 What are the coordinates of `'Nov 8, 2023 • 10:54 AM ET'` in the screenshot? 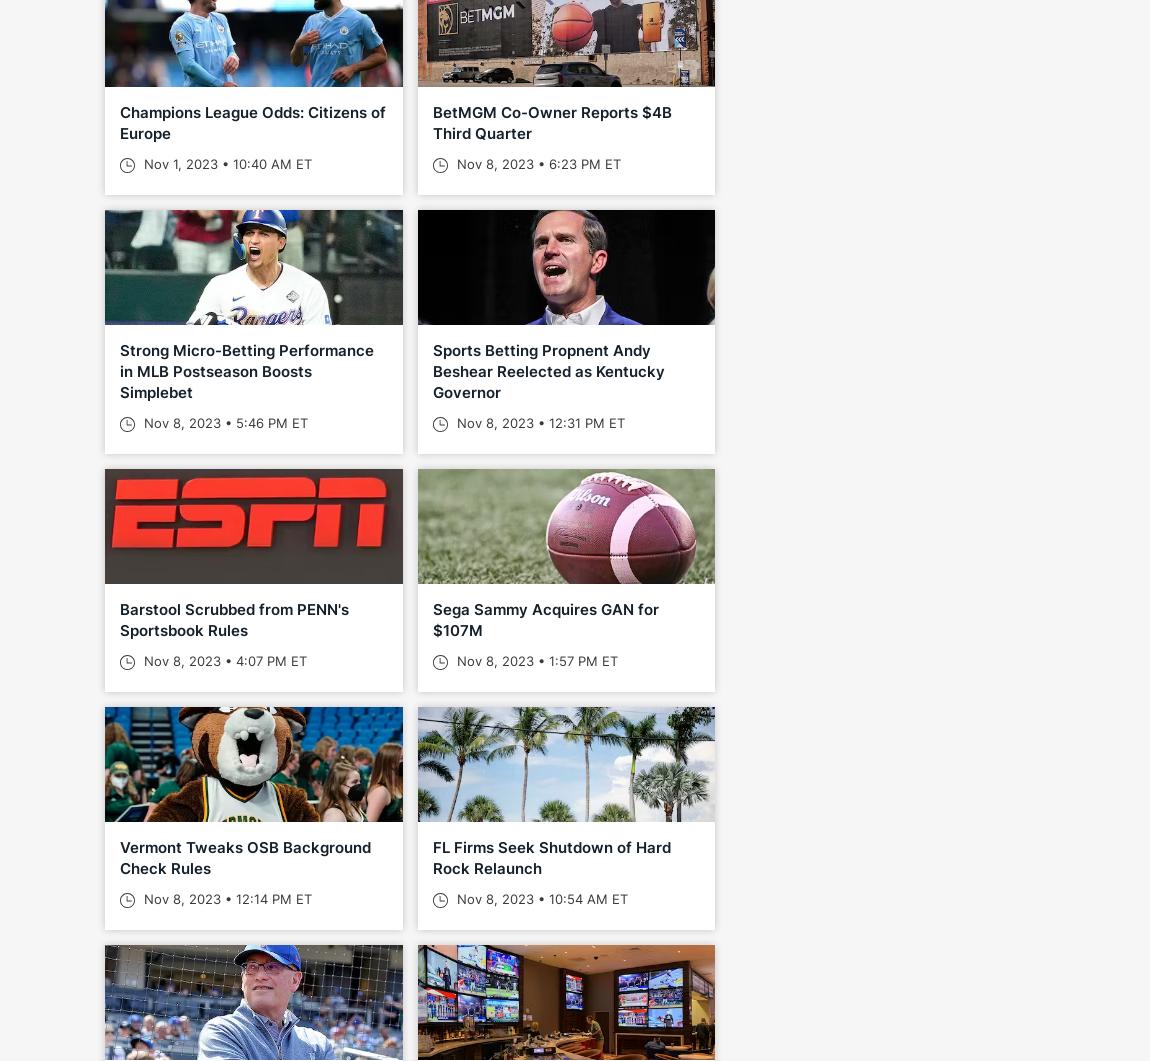 It's located at (539, 897).